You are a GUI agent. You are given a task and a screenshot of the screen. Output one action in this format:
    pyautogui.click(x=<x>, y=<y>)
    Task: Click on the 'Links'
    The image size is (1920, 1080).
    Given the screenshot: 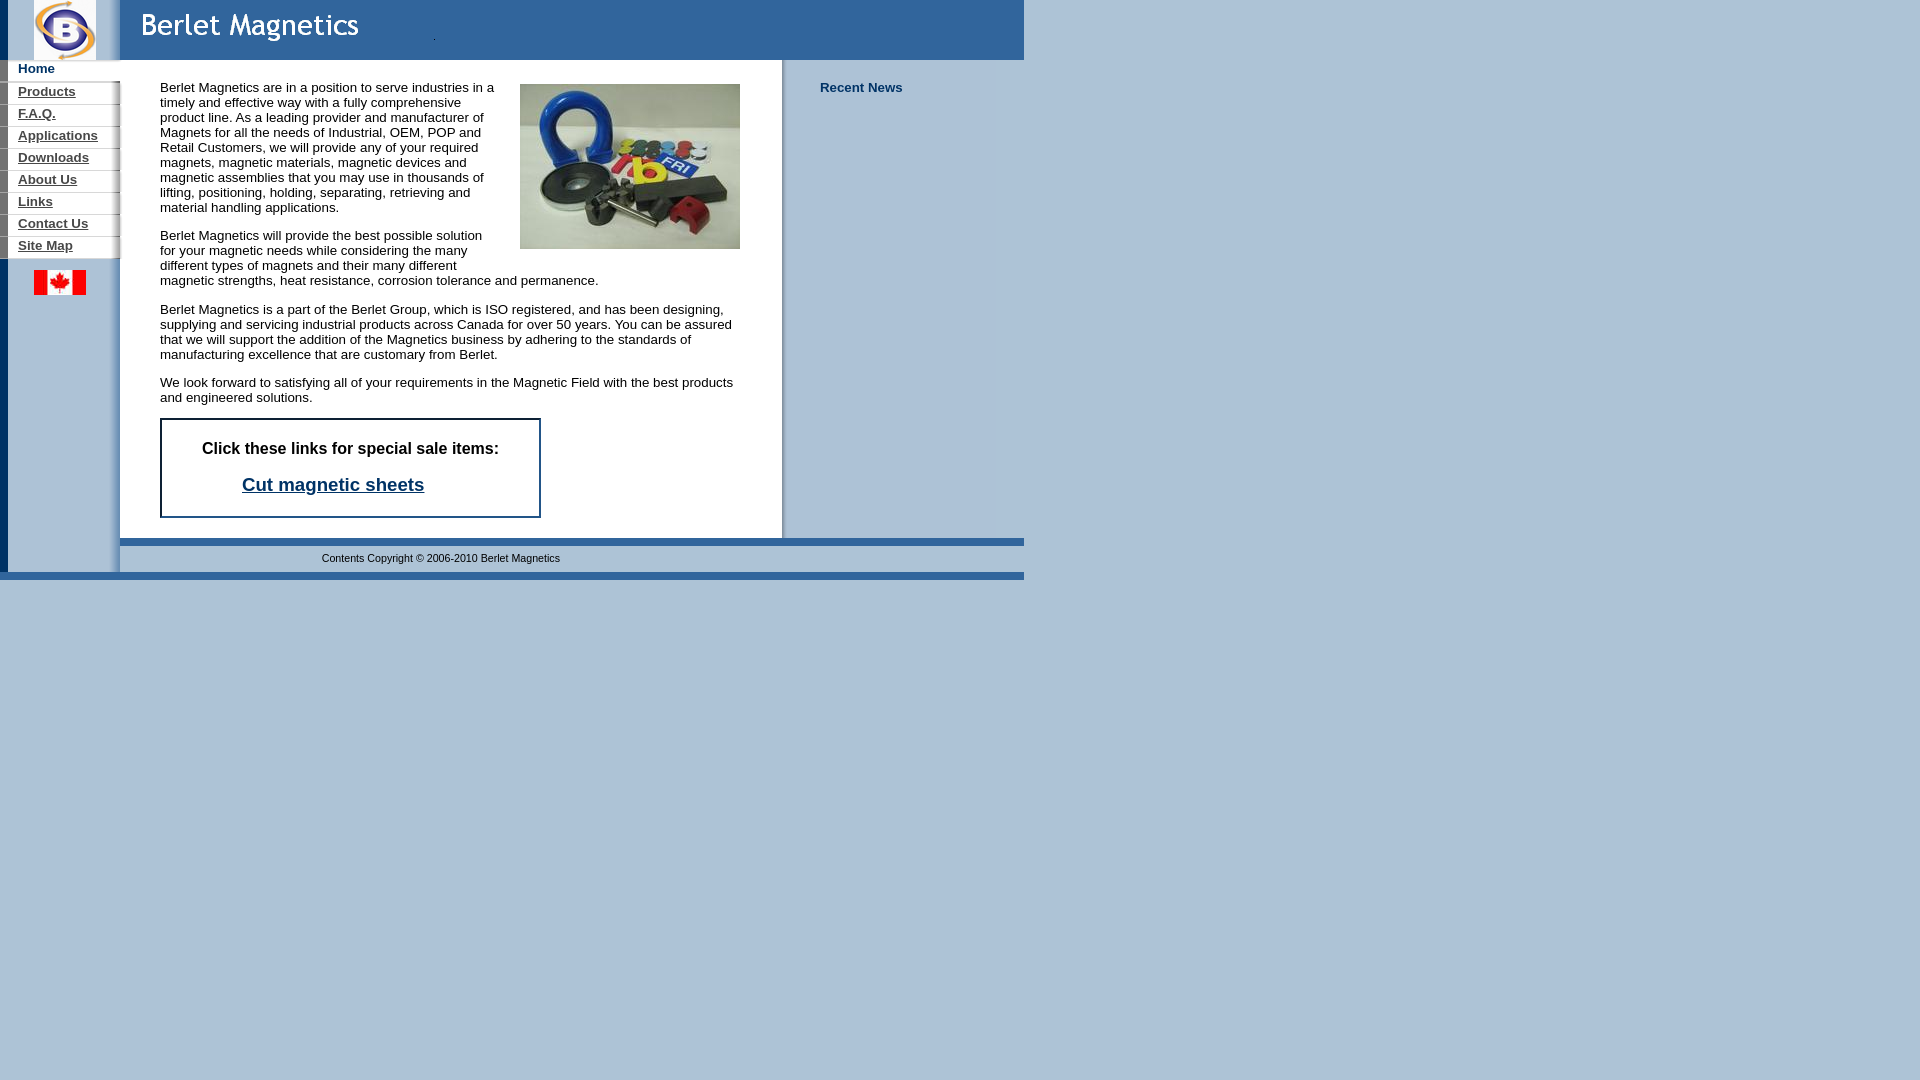 What is the action you would take?
    pyautogui.click(x=35, y=201)
    